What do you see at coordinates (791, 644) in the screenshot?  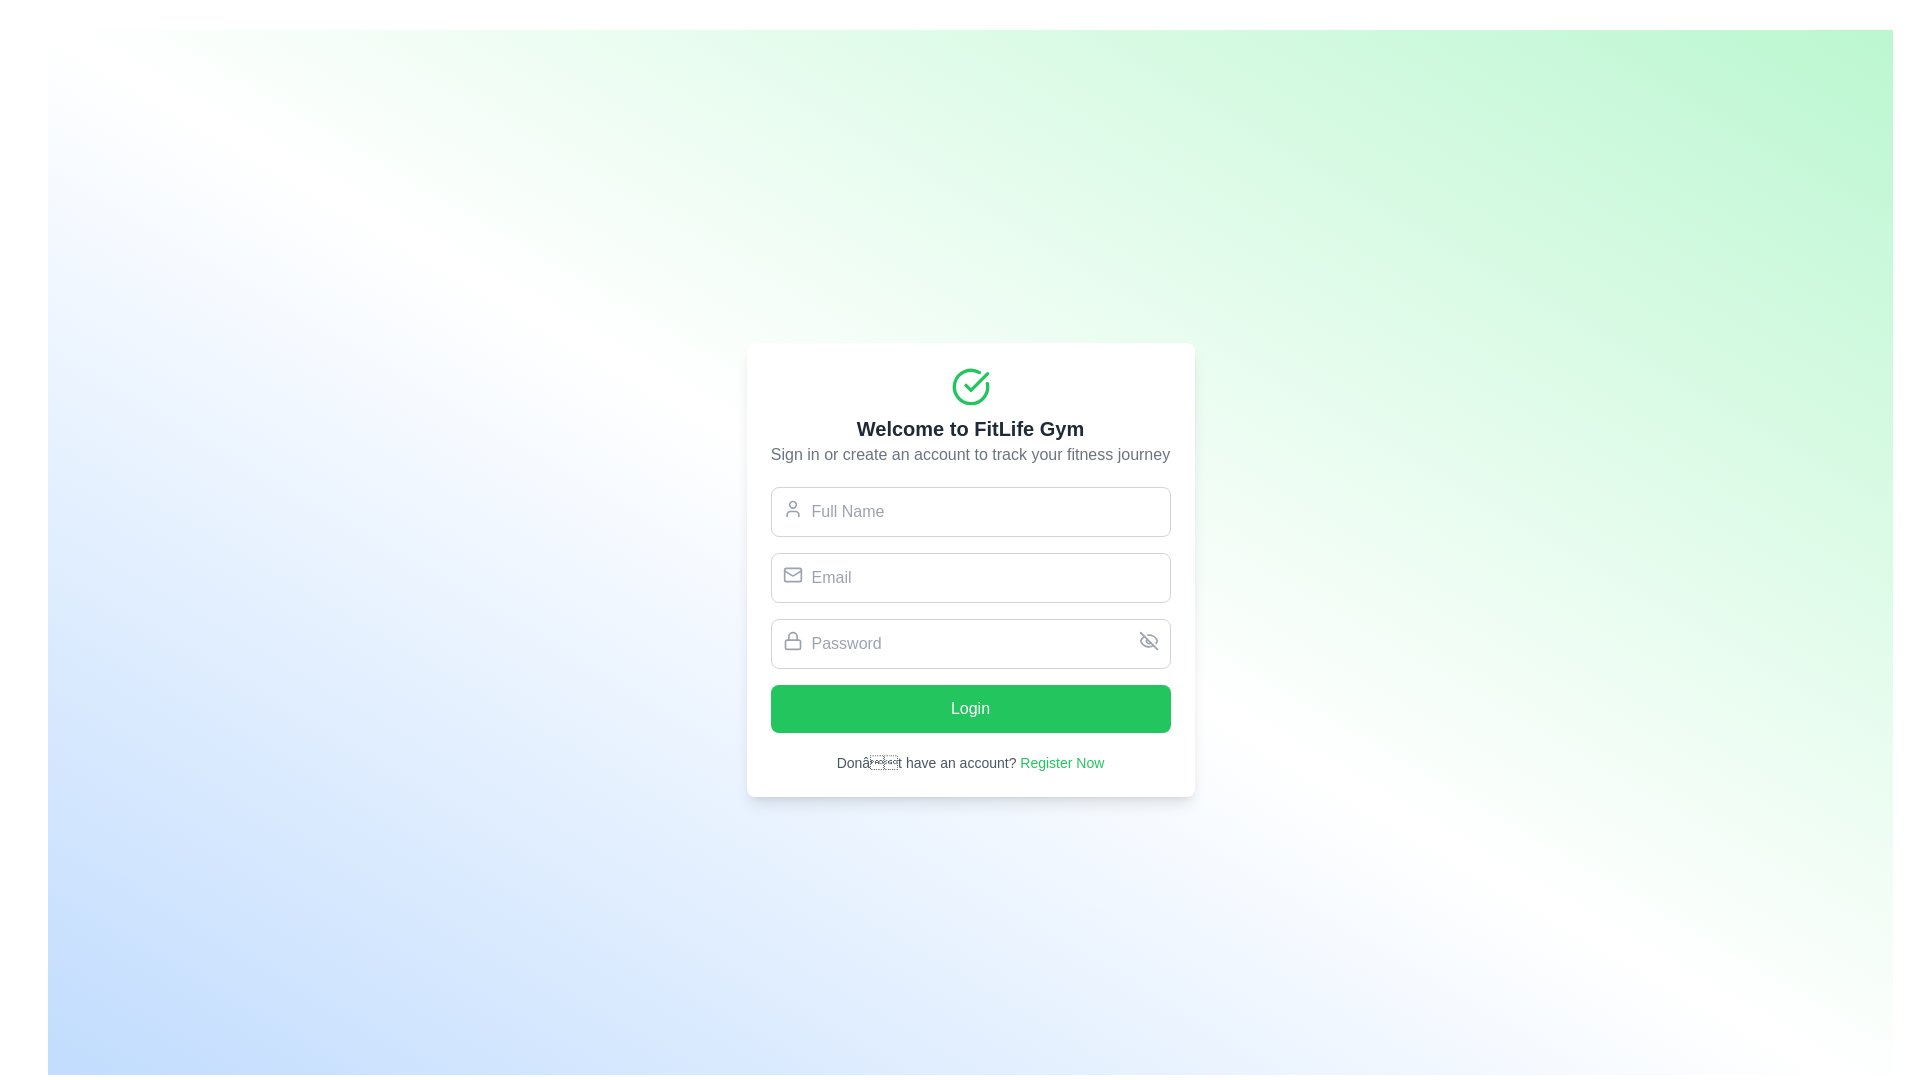 I see `the bottom rectangle of the padlock icon, which visually represents password security, located directly to the left of the password field in the login form` at bounding box center [791, 644].